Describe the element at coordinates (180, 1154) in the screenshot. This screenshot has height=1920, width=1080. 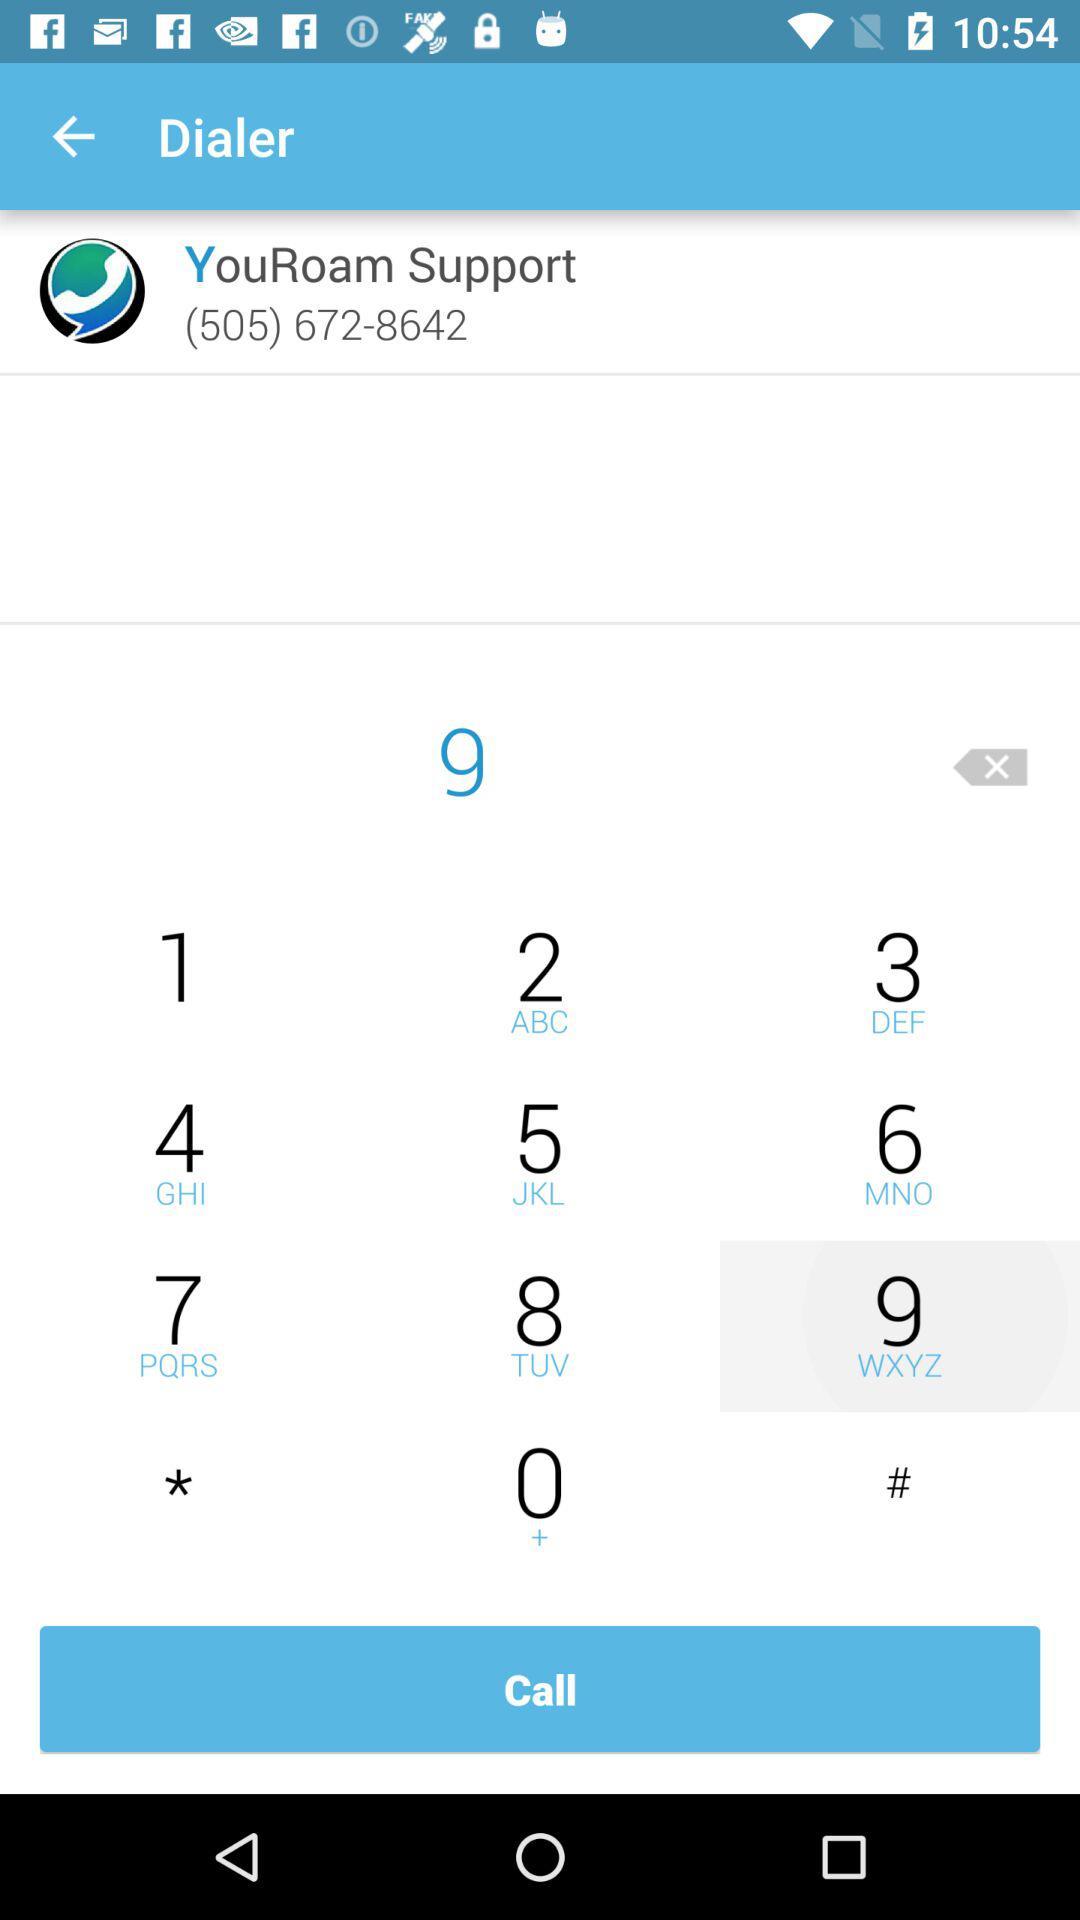
I see `4 button` at that location.